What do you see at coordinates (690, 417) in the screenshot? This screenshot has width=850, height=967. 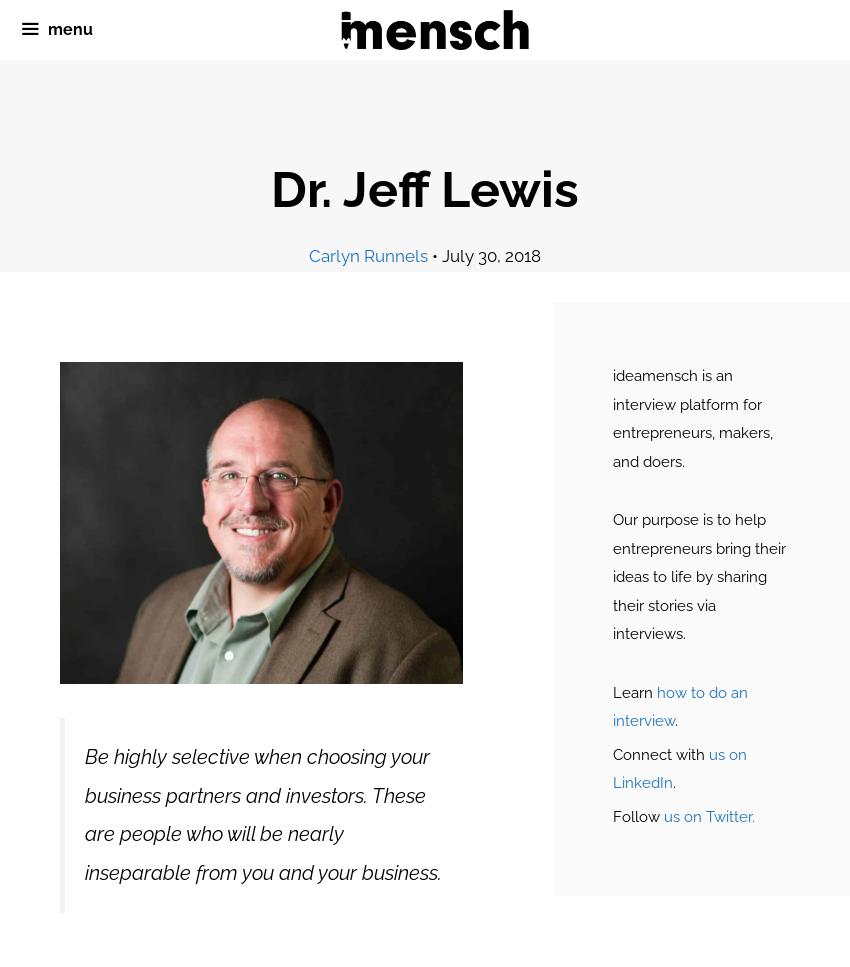 I see `'ideamensch is an interview platform for entrepreneurs, makers, and doers.'` at bounding box center [690, 417].